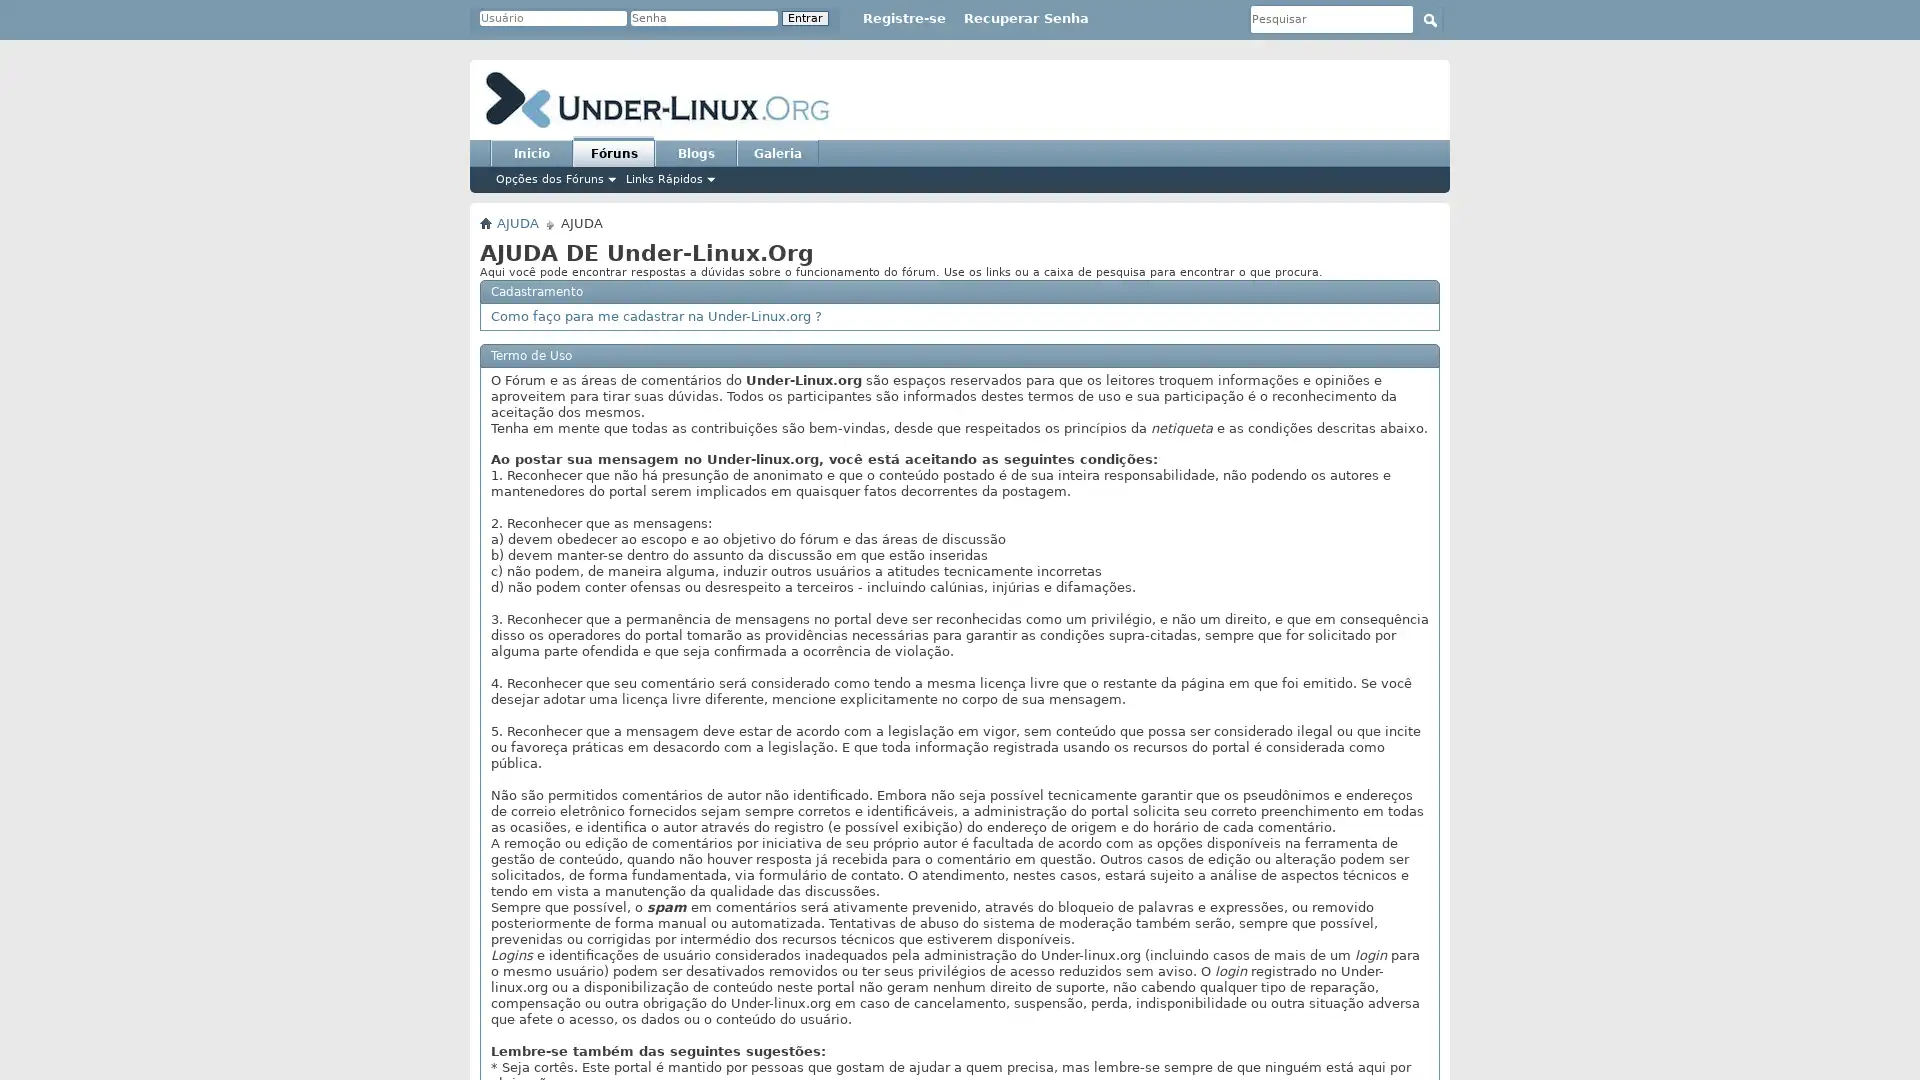 The image size is (1920, 1080). What do you see at coordinates (1429, 19) in the screenshot?
I see `Submit` at bounding box center [1429, 19].